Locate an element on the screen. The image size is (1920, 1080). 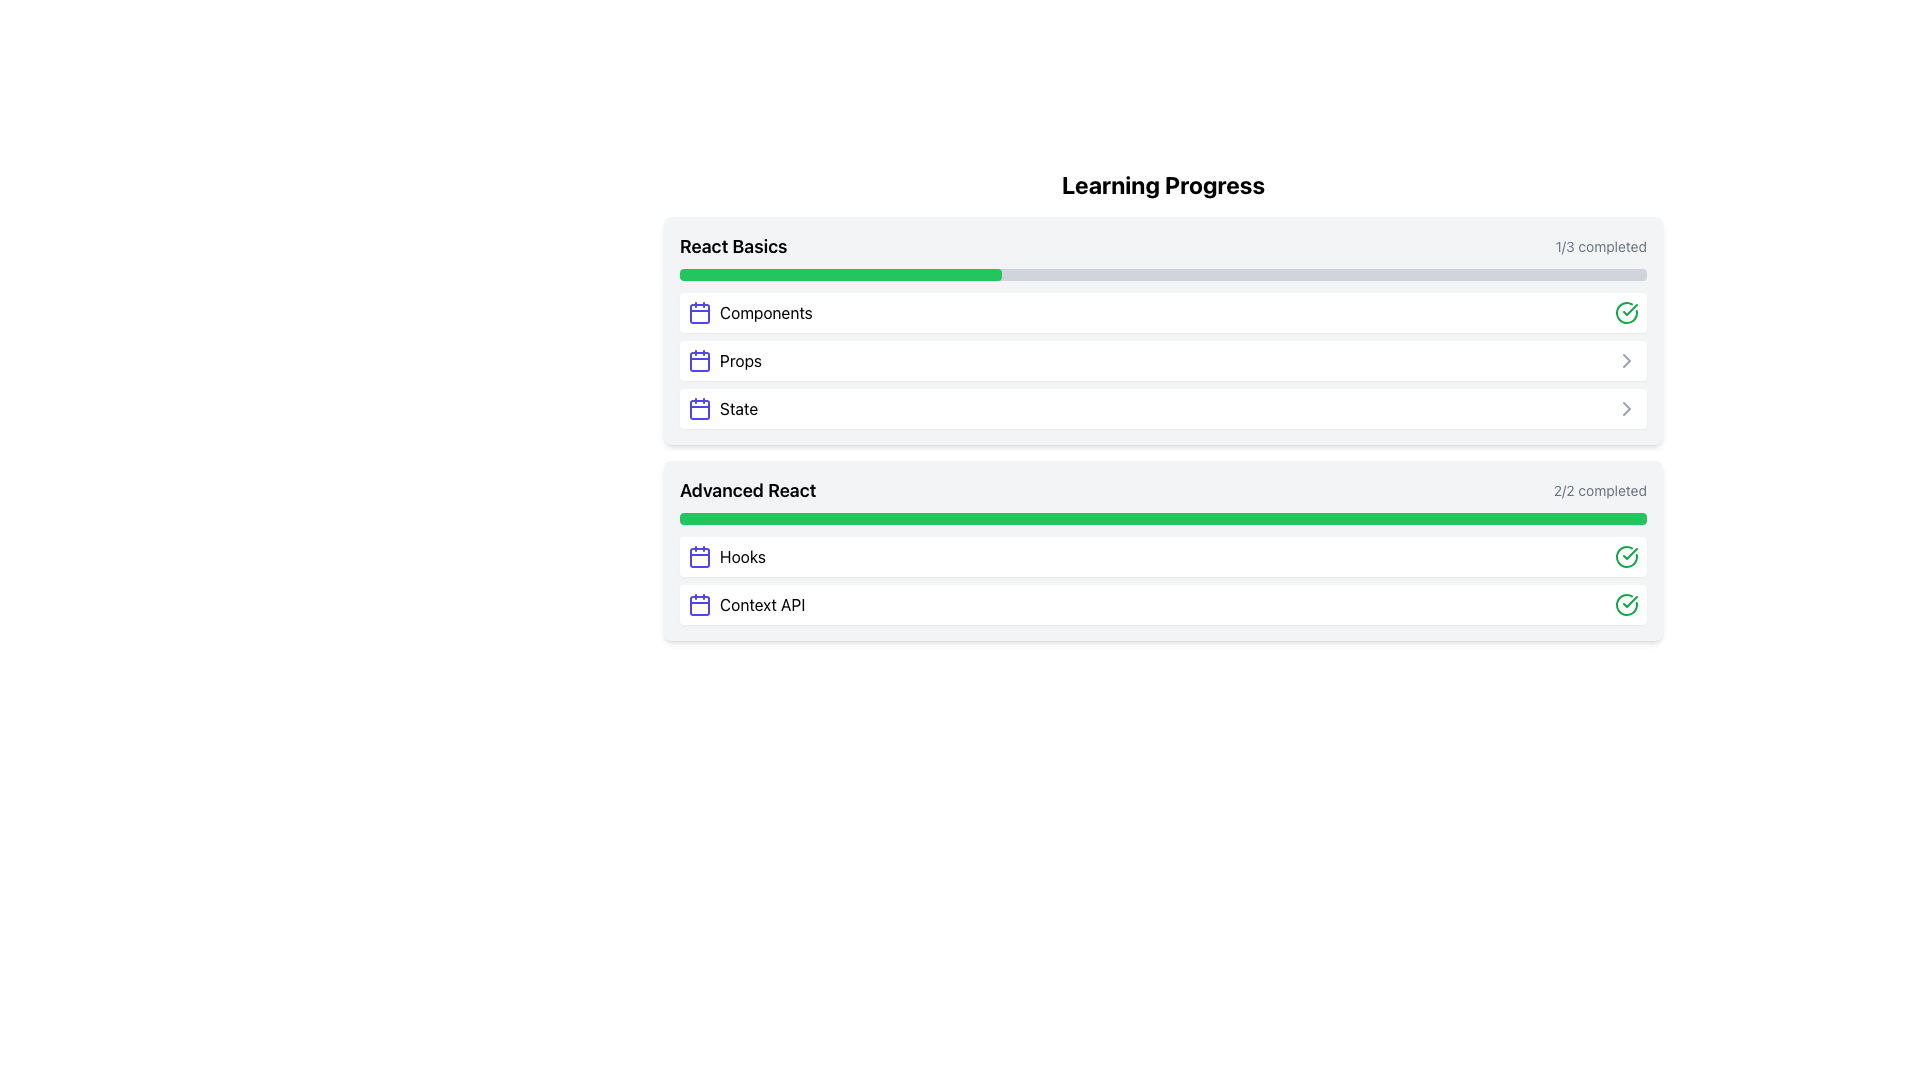
the 'Props' text label, which is the second item in the vertical list under the 'React Basics' header is located at coordinates (740, 361).